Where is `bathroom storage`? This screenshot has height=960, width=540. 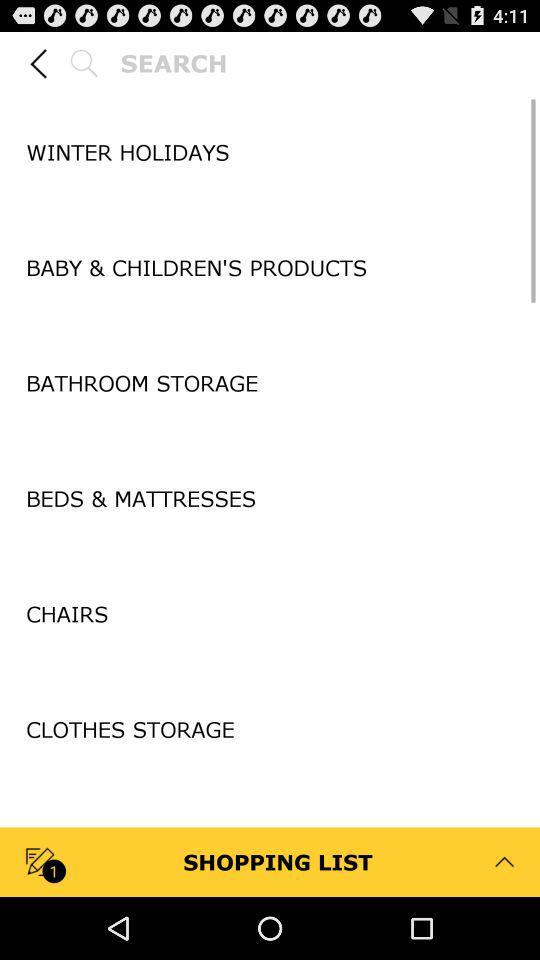
bathroom storage is located at coordinates (270, 382).